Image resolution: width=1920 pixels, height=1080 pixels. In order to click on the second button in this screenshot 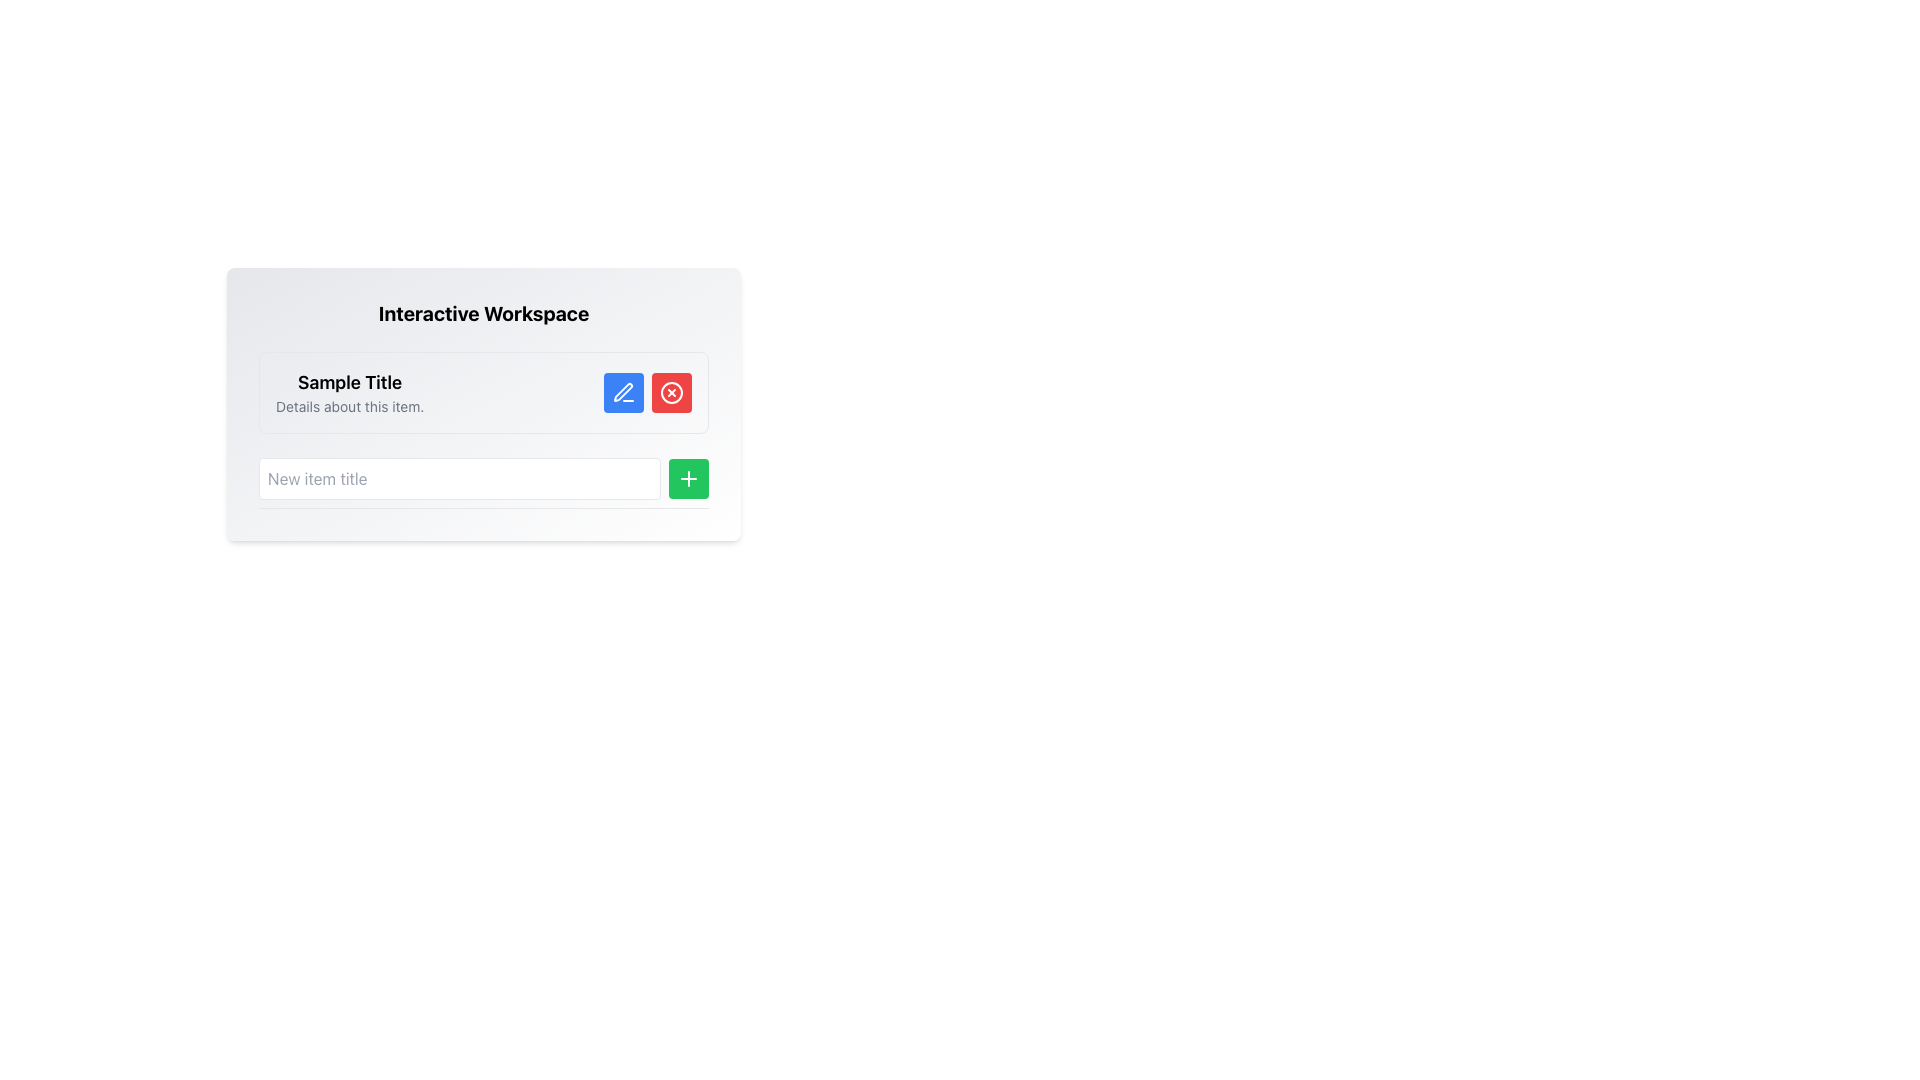, I will do `click(672, 393)`.